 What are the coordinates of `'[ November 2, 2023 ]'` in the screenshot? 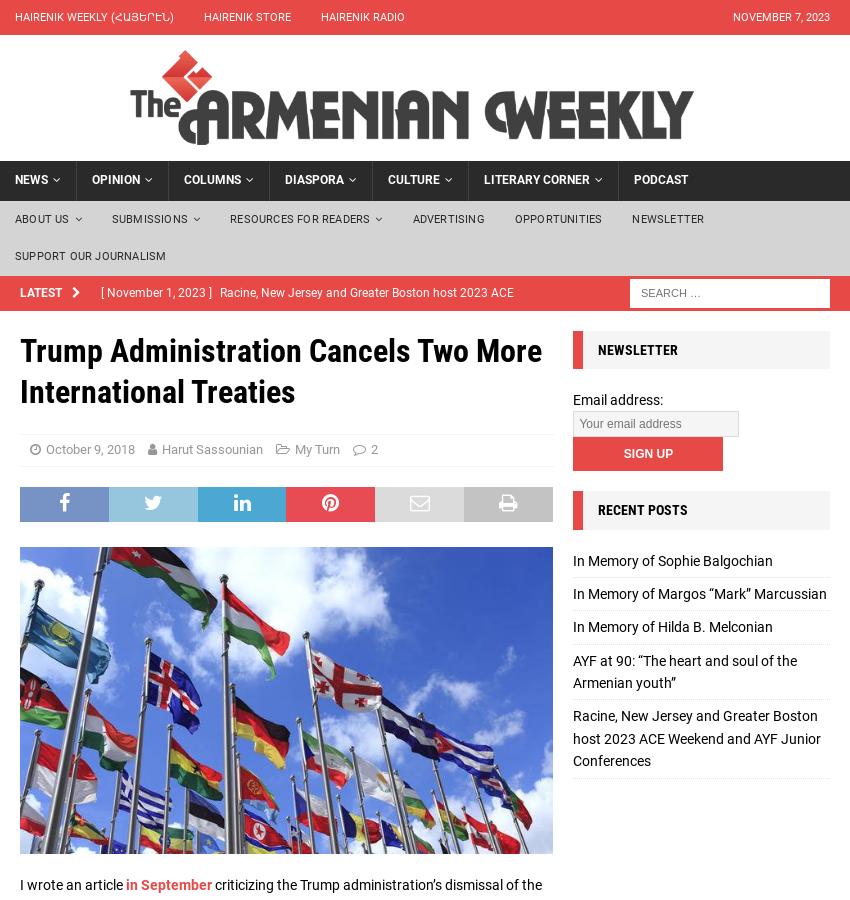 It's located at (158, 416).